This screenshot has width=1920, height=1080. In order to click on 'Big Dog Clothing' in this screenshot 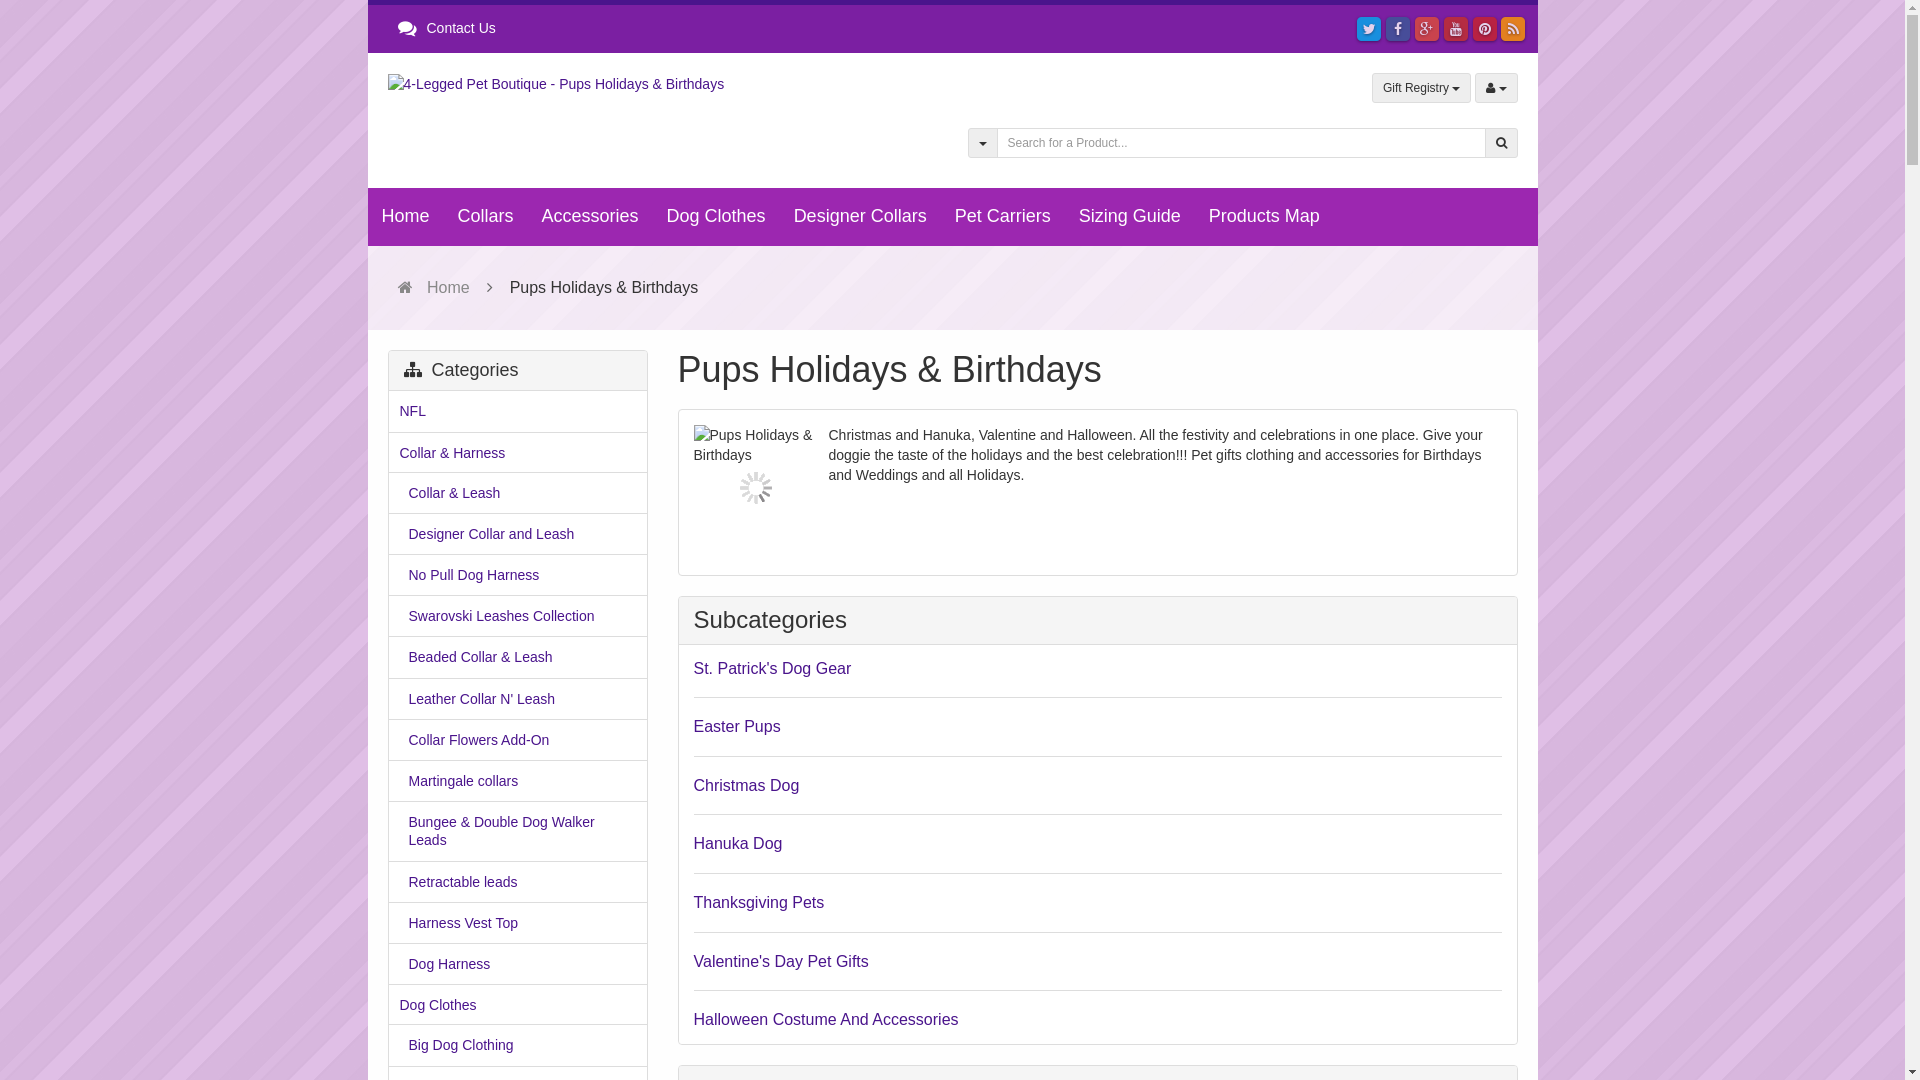, I will do `click(388, 1043)`.